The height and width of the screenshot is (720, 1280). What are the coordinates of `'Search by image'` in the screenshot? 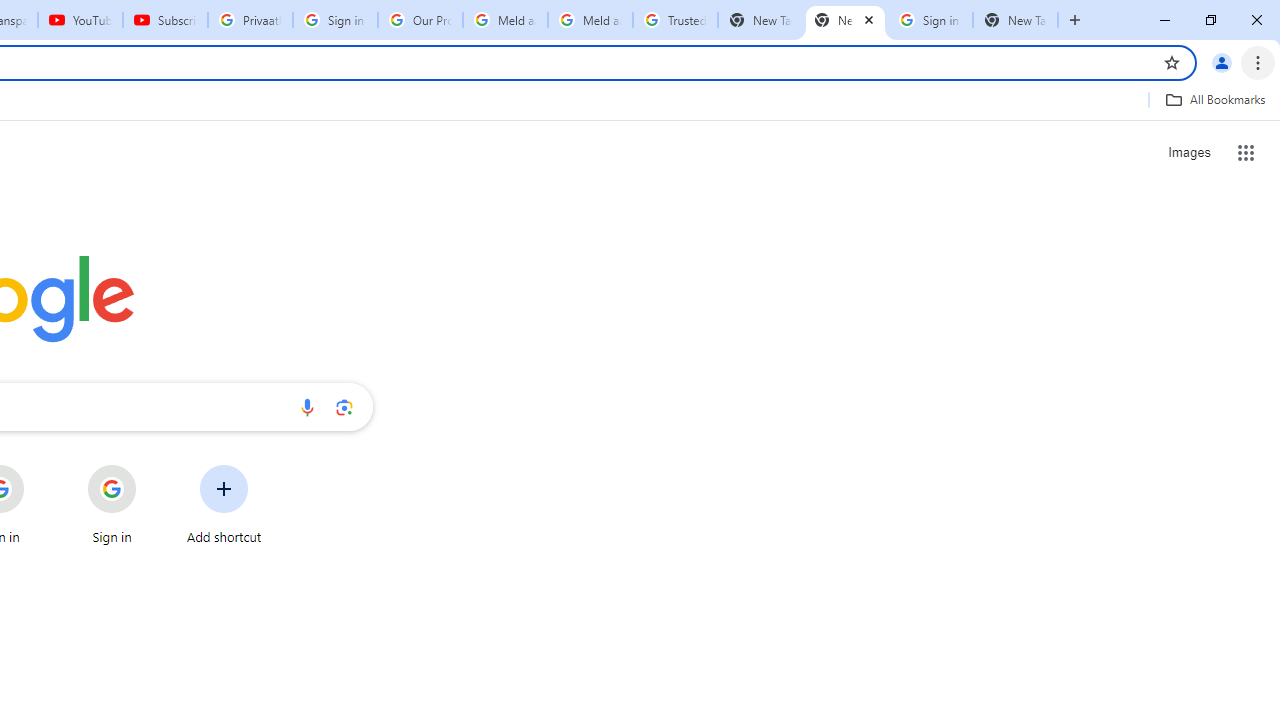 It's located at (344, 406).